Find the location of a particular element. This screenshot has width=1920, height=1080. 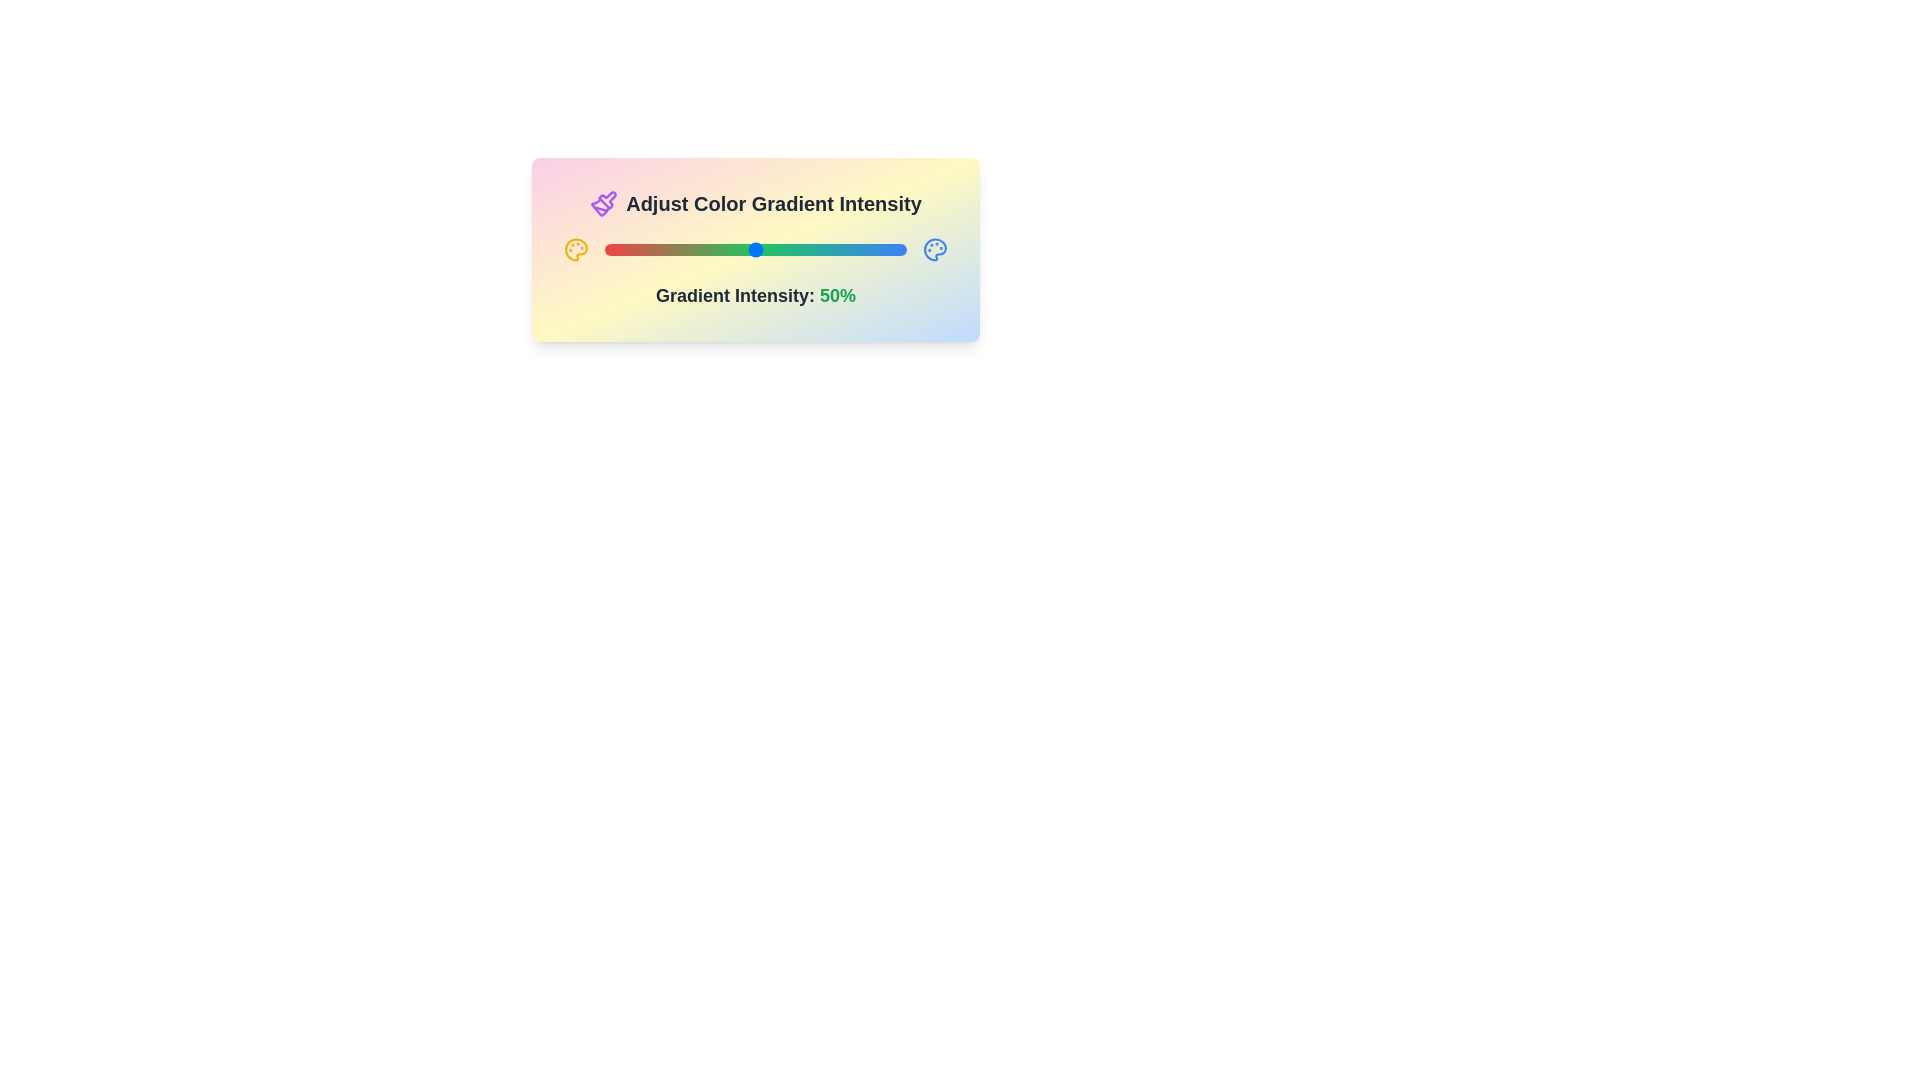

the paintbrush icon to trigger its interaction is located at coordinates (603, 204).